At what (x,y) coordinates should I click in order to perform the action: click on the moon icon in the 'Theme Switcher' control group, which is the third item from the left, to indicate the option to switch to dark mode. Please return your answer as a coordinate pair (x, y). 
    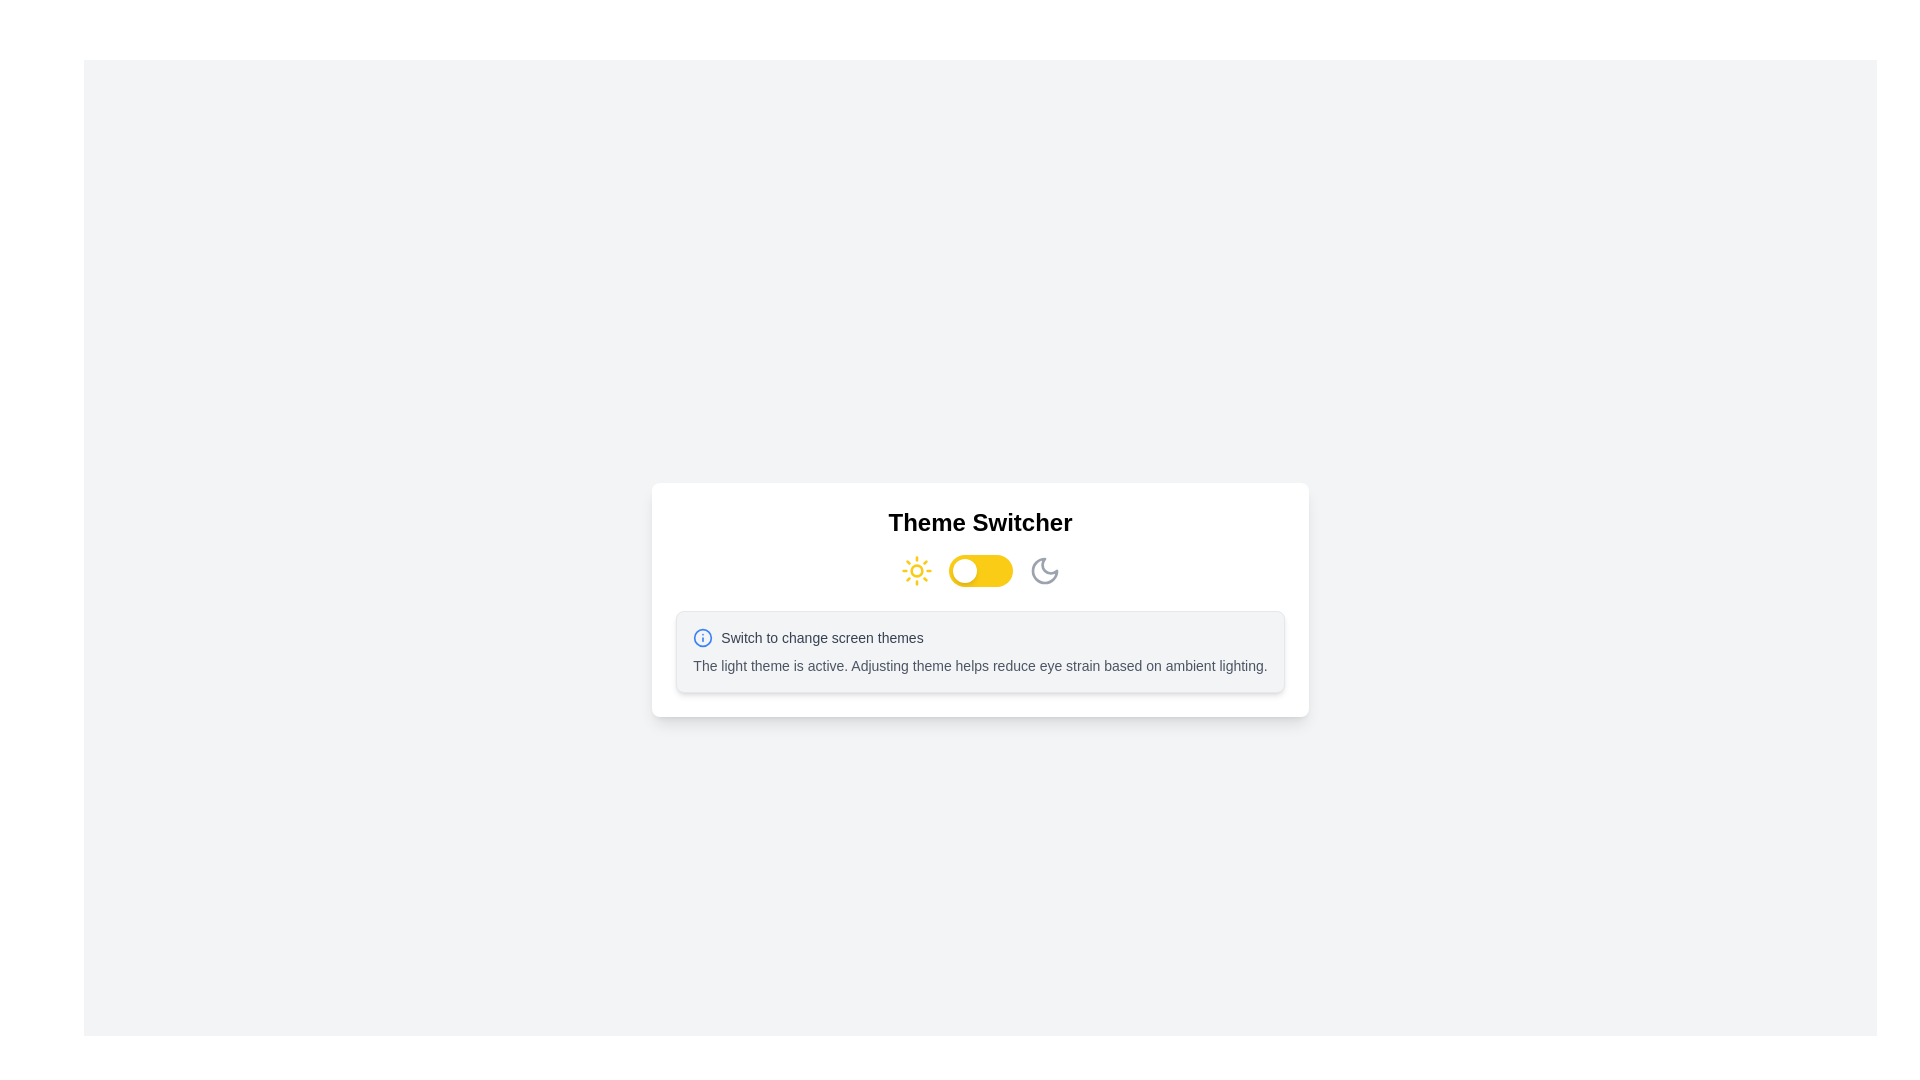
    Looking at the image, I should click on (1043, 570).